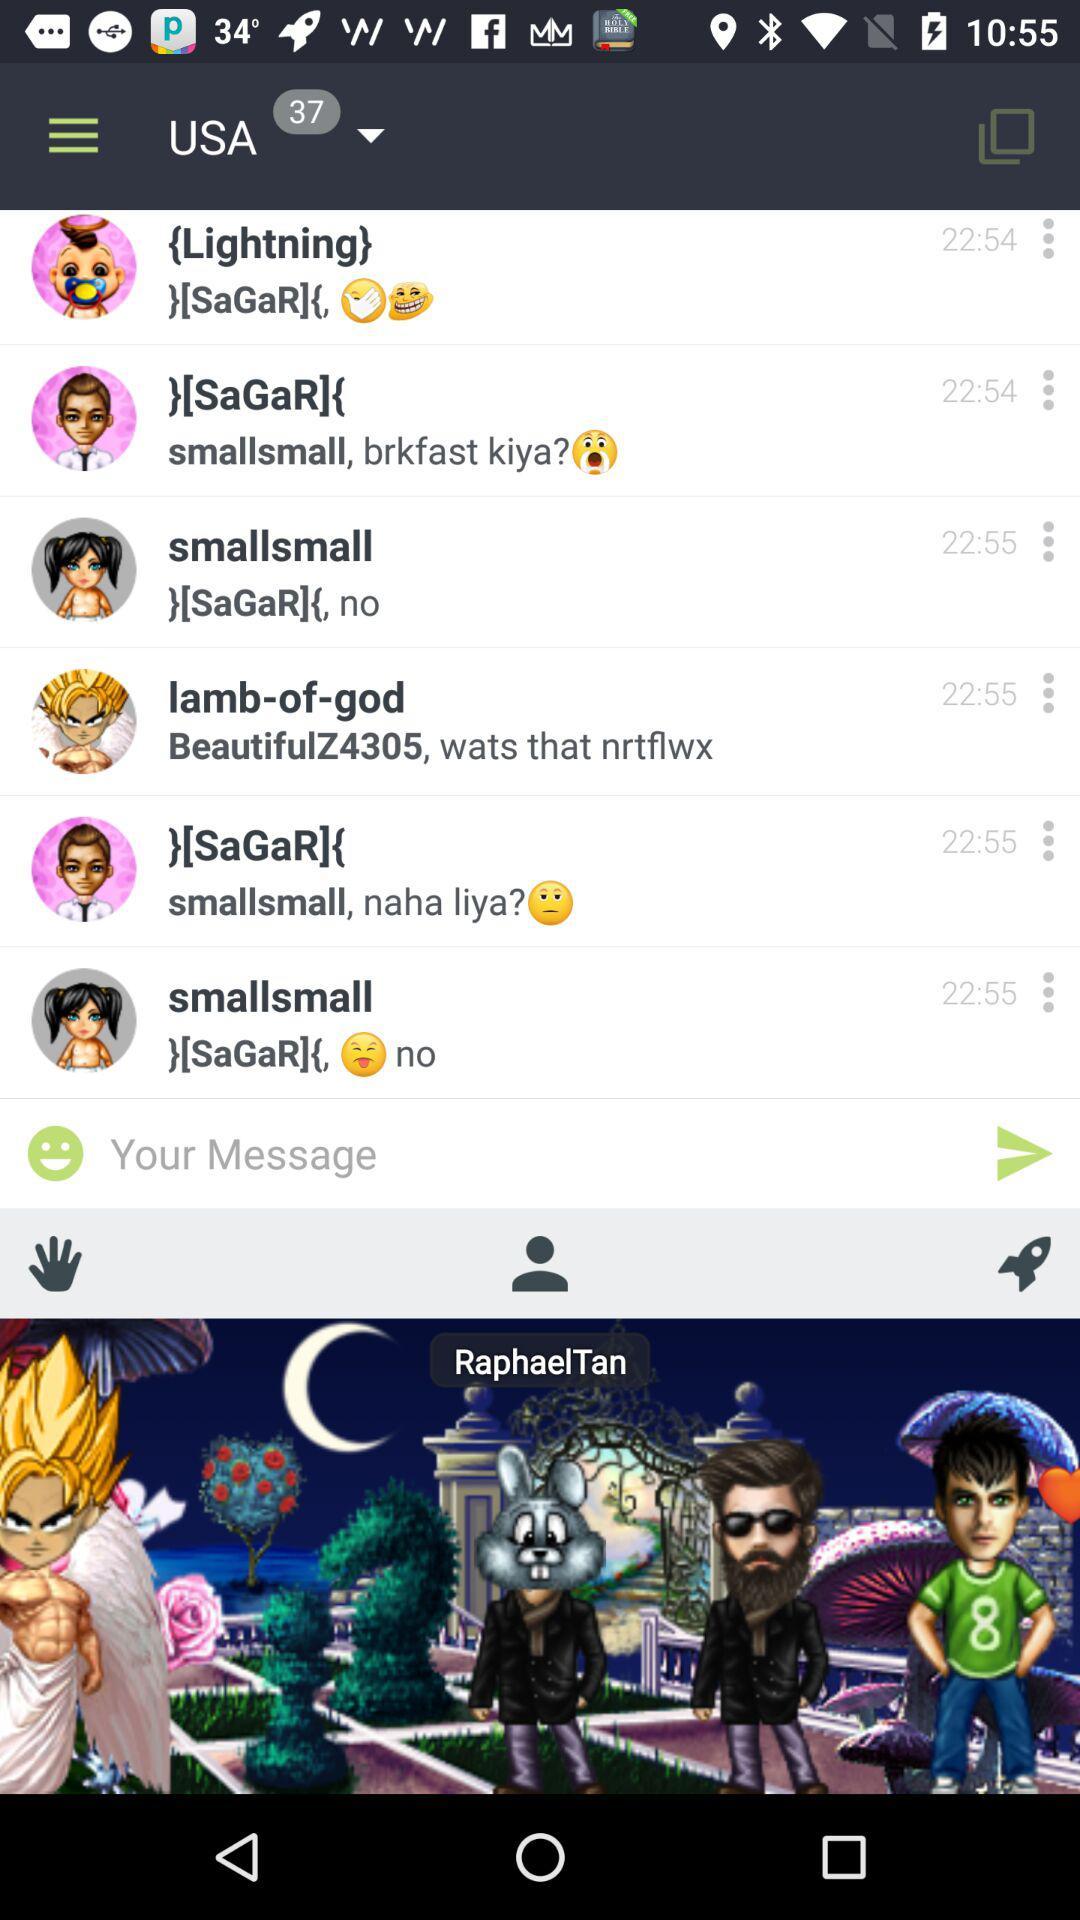 This screenshot has height=1920, width=1080. Describe the element at coordinates (54, 1153) in the screenshot. I see `message icon` at that location.